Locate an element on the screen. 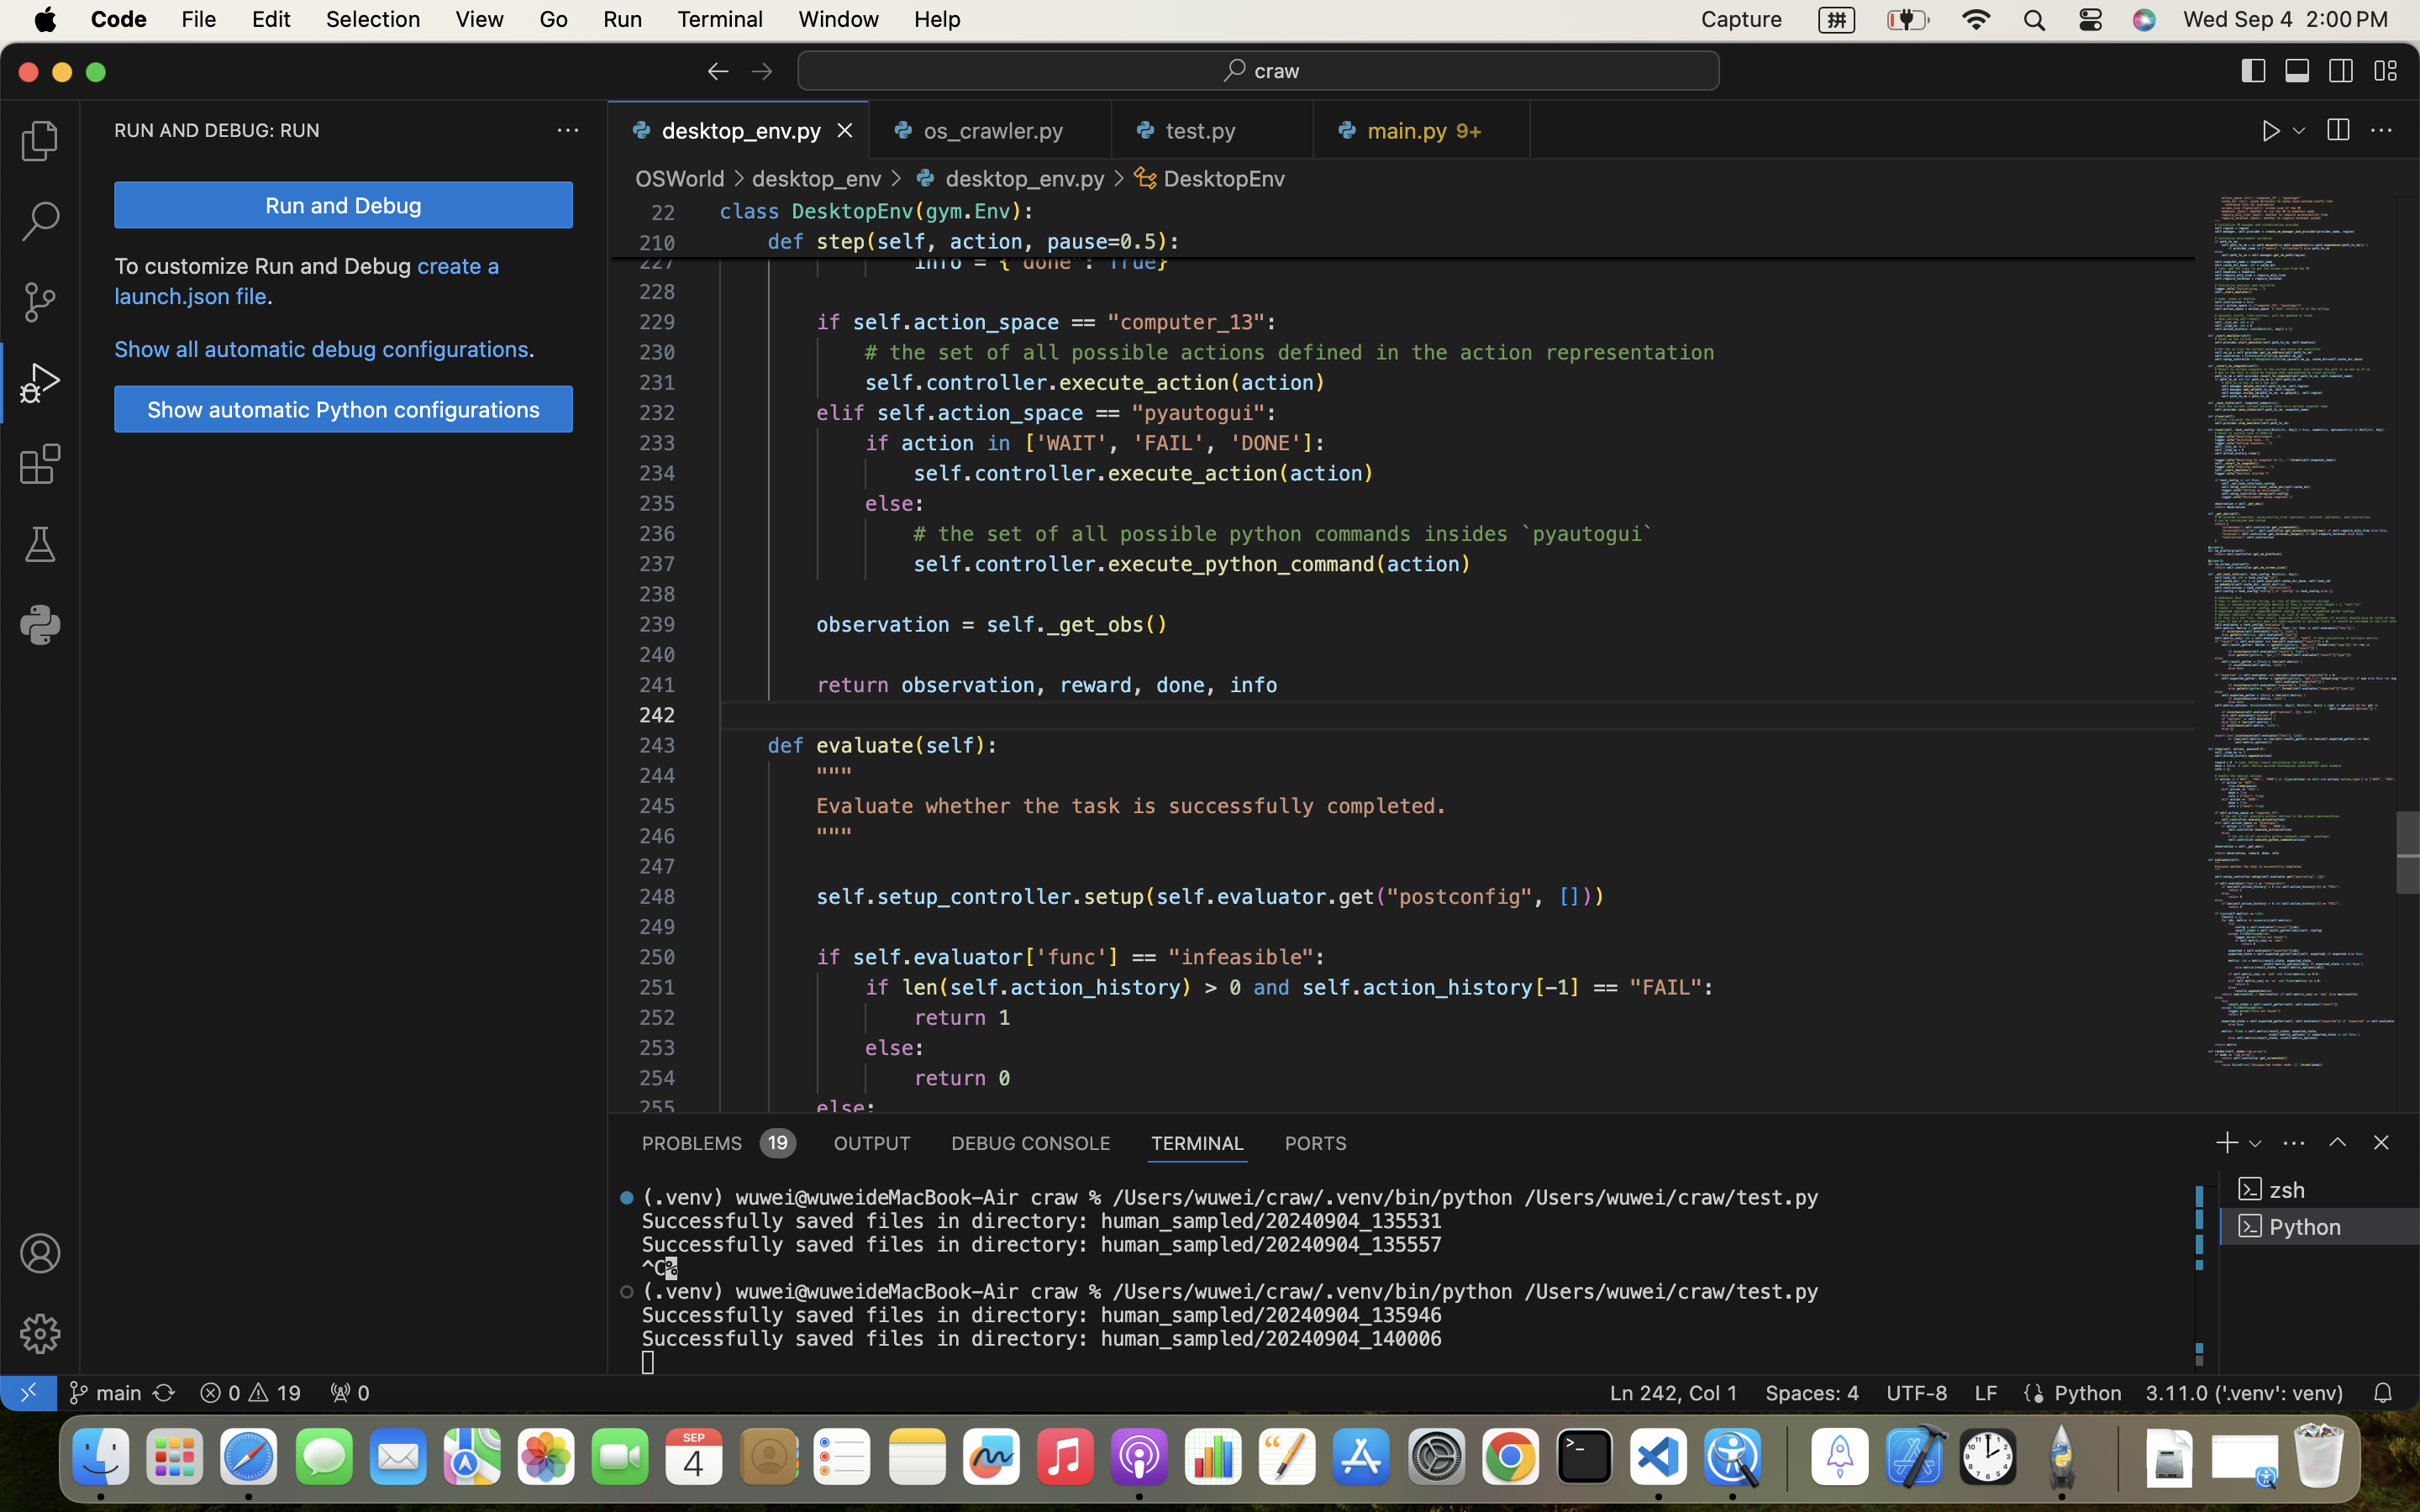  ' 0' is located at coordinates (349, 1391).